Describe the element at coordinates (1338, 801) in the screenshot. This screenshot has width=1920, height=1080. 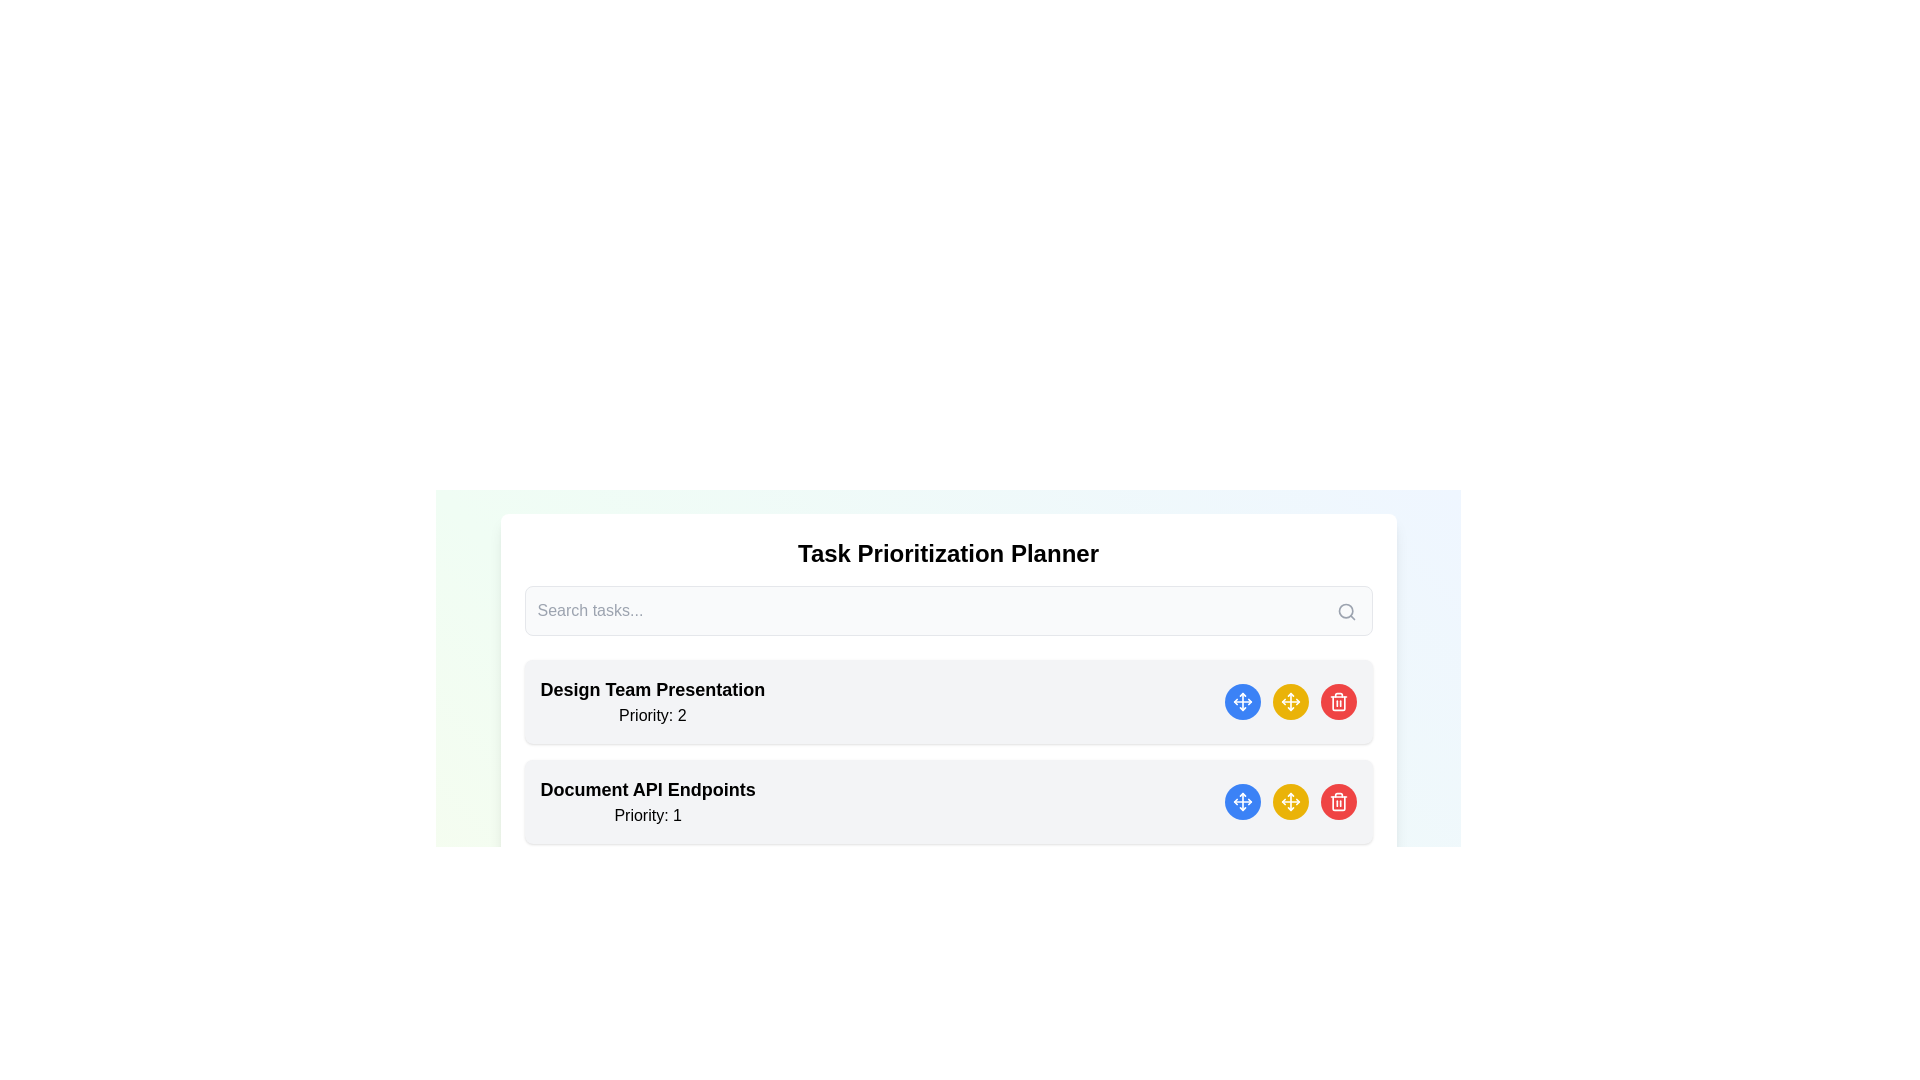
I see `the circular red button with a white trash bin icon, located on the rightmost side of the button group in the 'Task Prioritization Planner' interface, to change its background color` at that location.